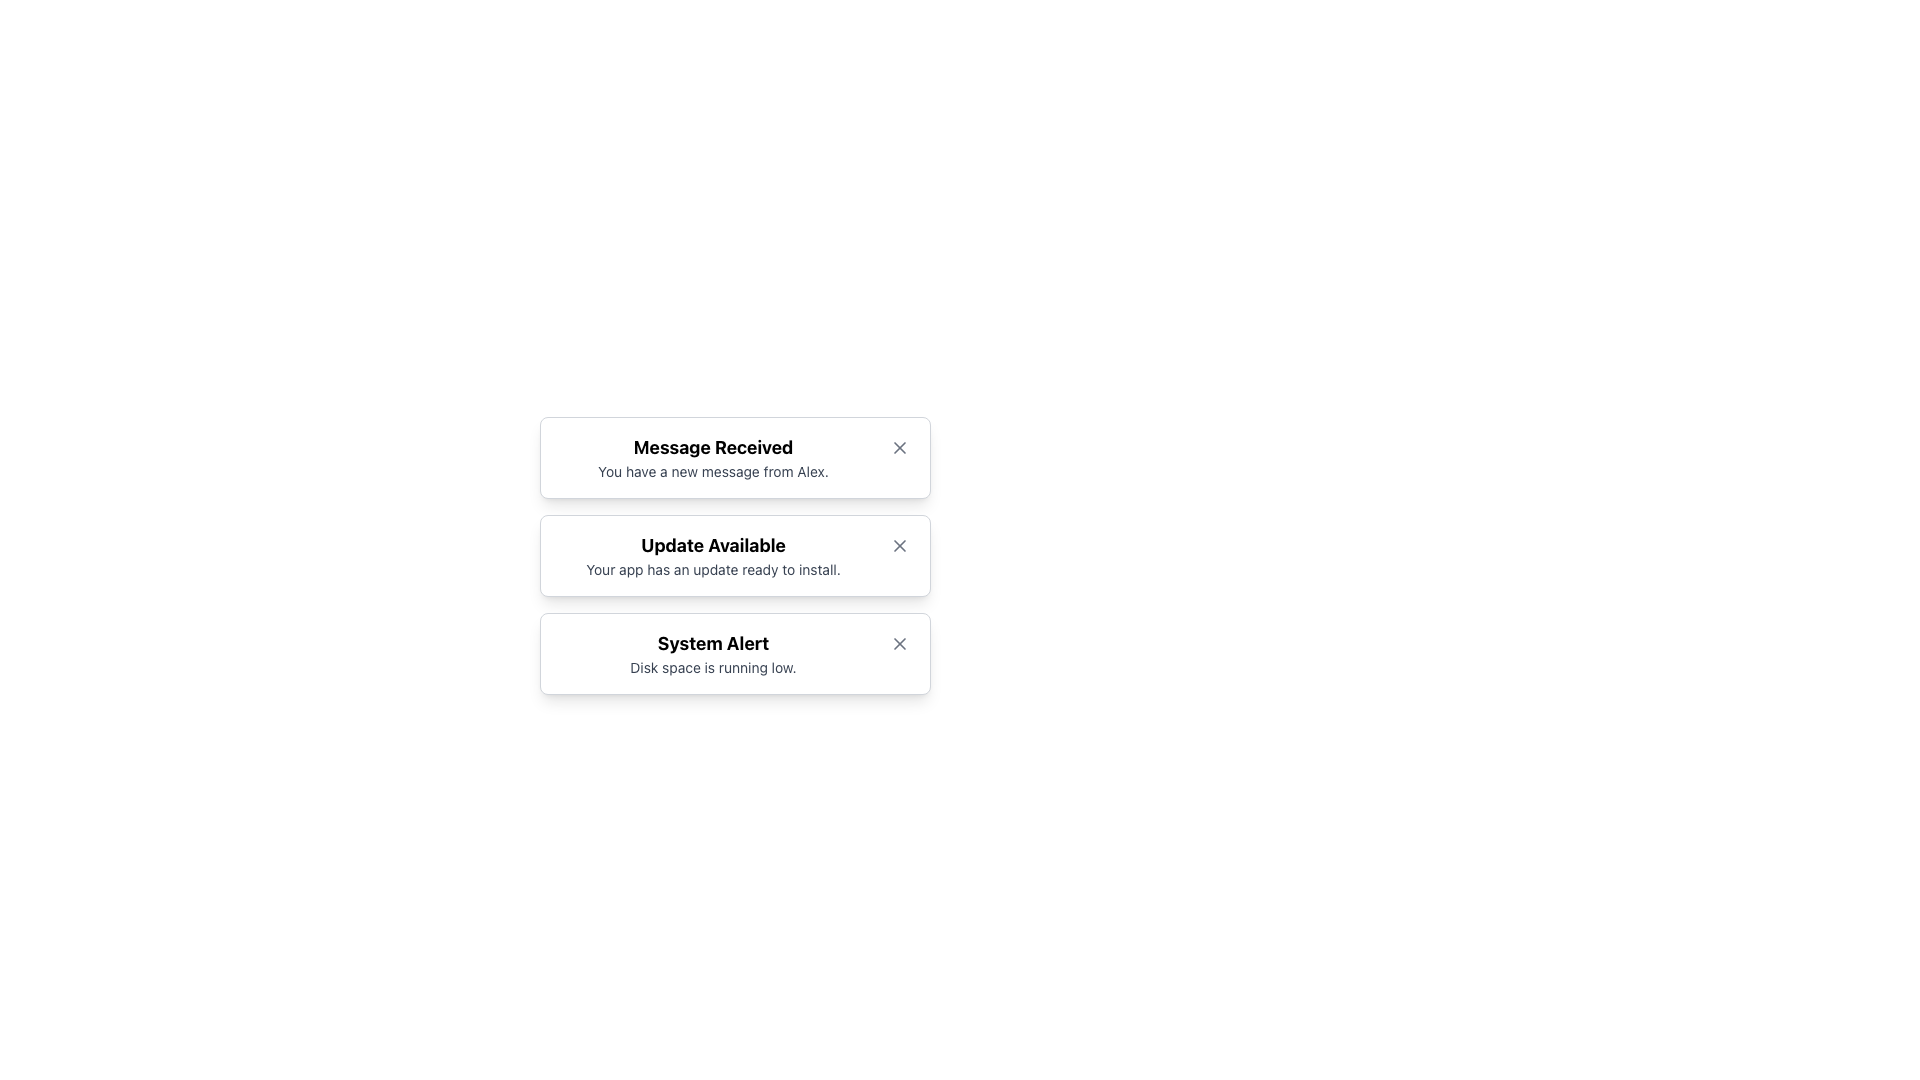 Image resolution: width=1920 pixels, height=1080 pixels. What do you see at coordinates (899, 546) in the screenshot?
I see `the 'X' shaped close icon located at the top-right corner of the 'Update Available' alert box` at bounding box center [899, 546].